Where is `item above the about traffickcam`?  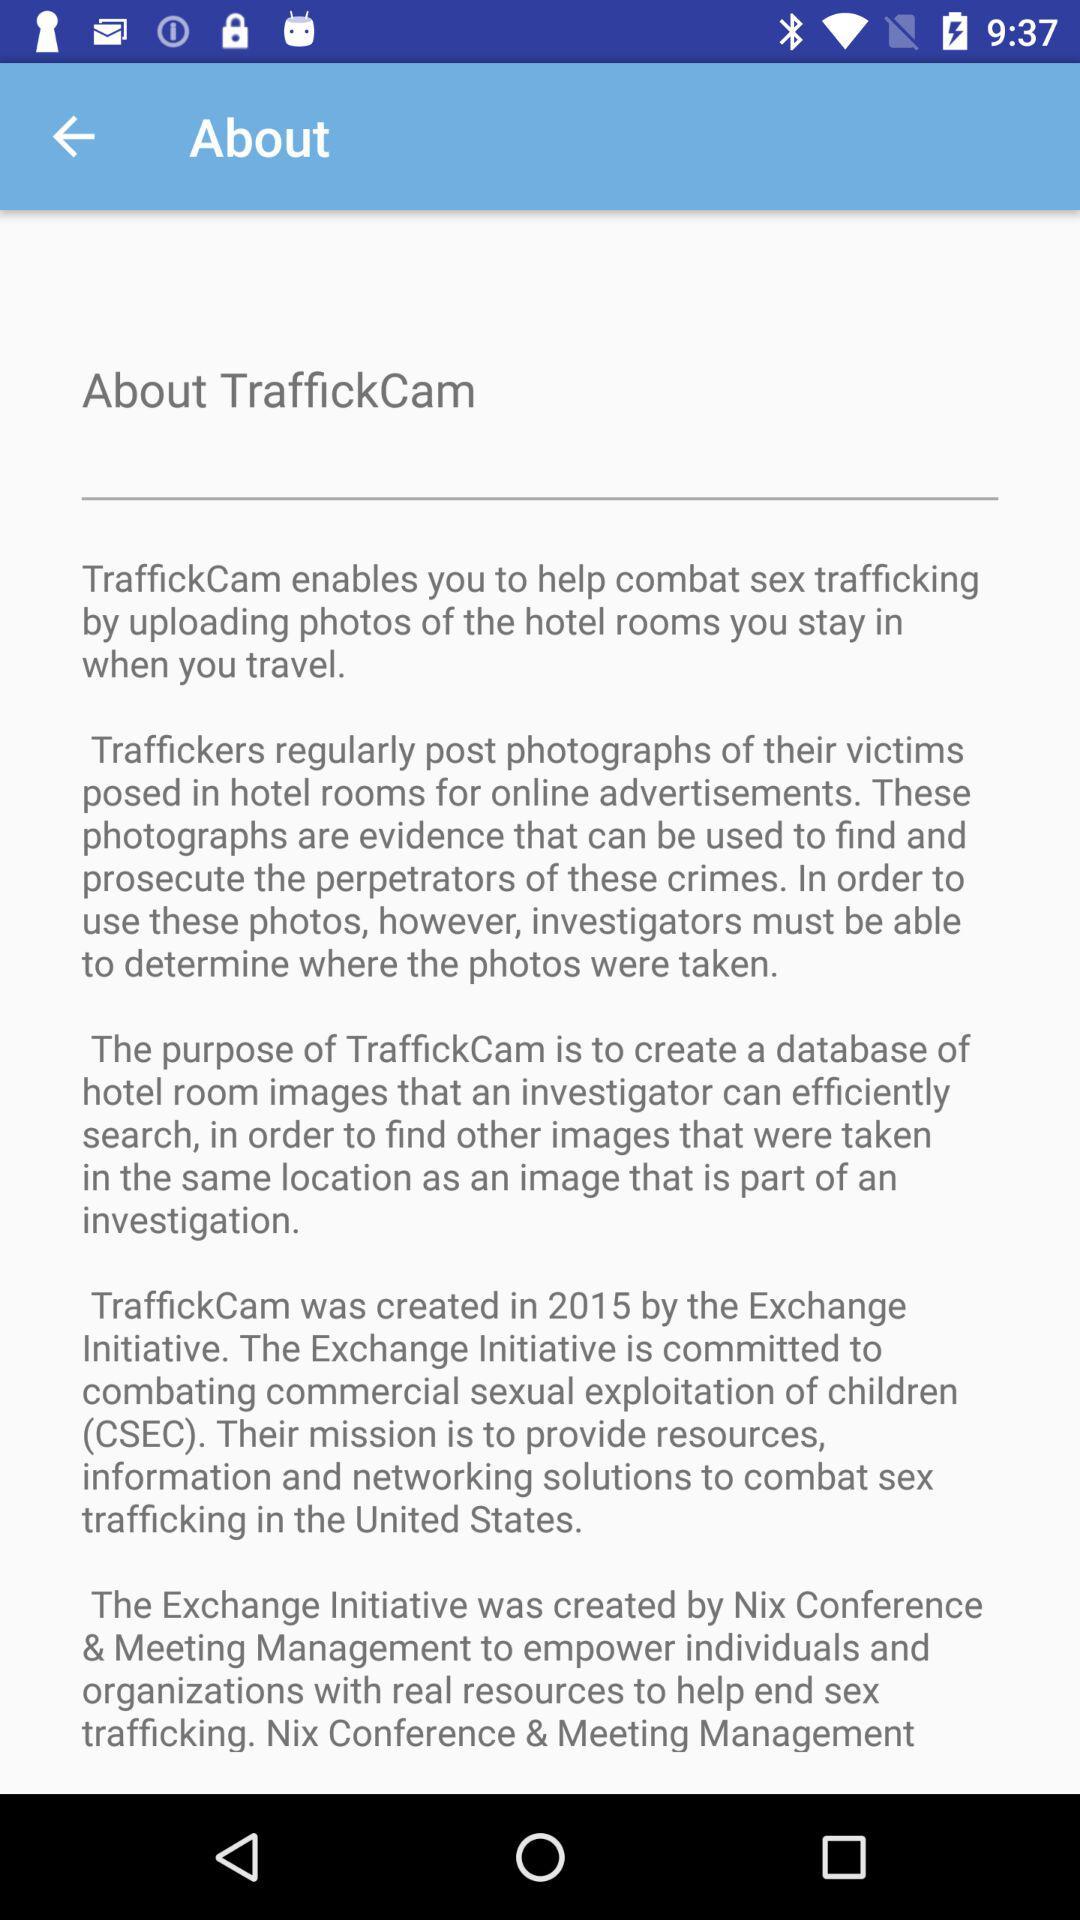
item above the about traffickcam is located at coordinates (72, 135).